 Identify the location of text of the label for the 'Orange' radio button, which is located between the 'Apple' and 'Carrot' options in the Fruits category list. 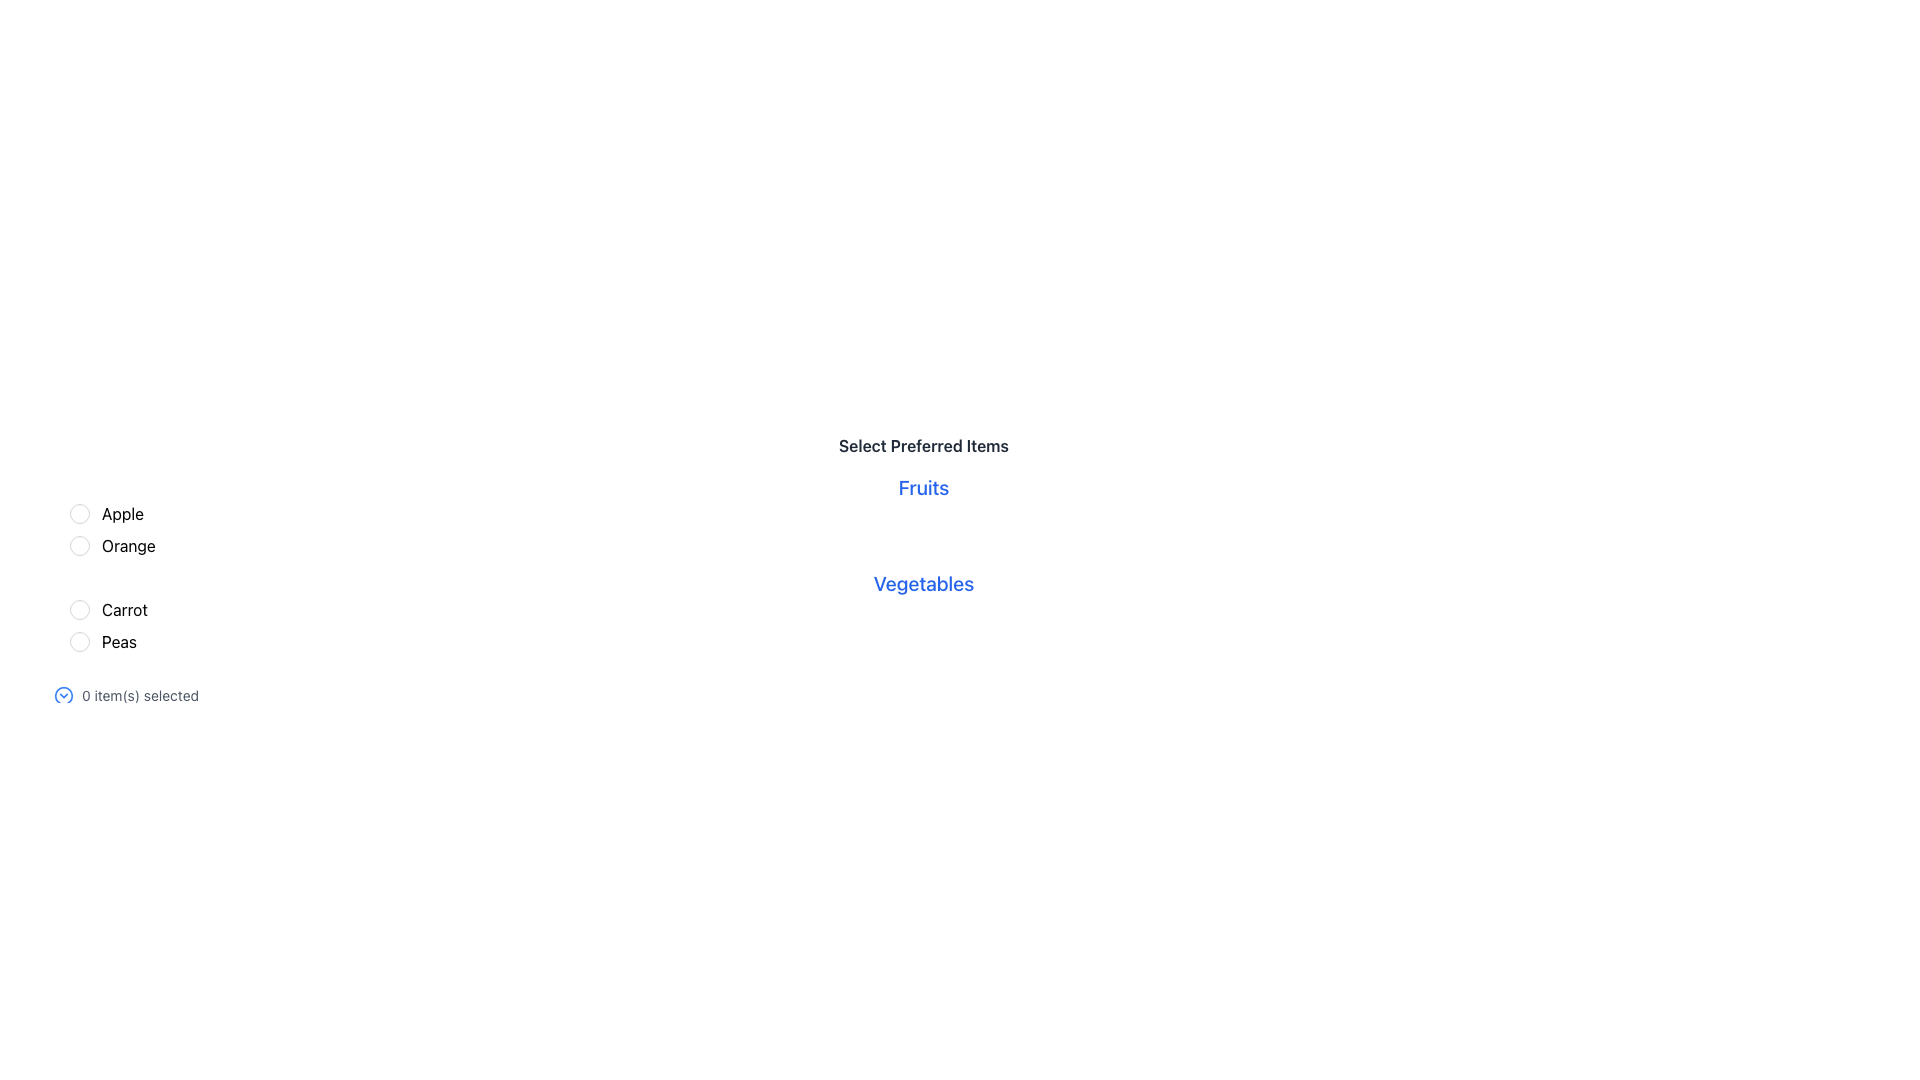
(127, 546).